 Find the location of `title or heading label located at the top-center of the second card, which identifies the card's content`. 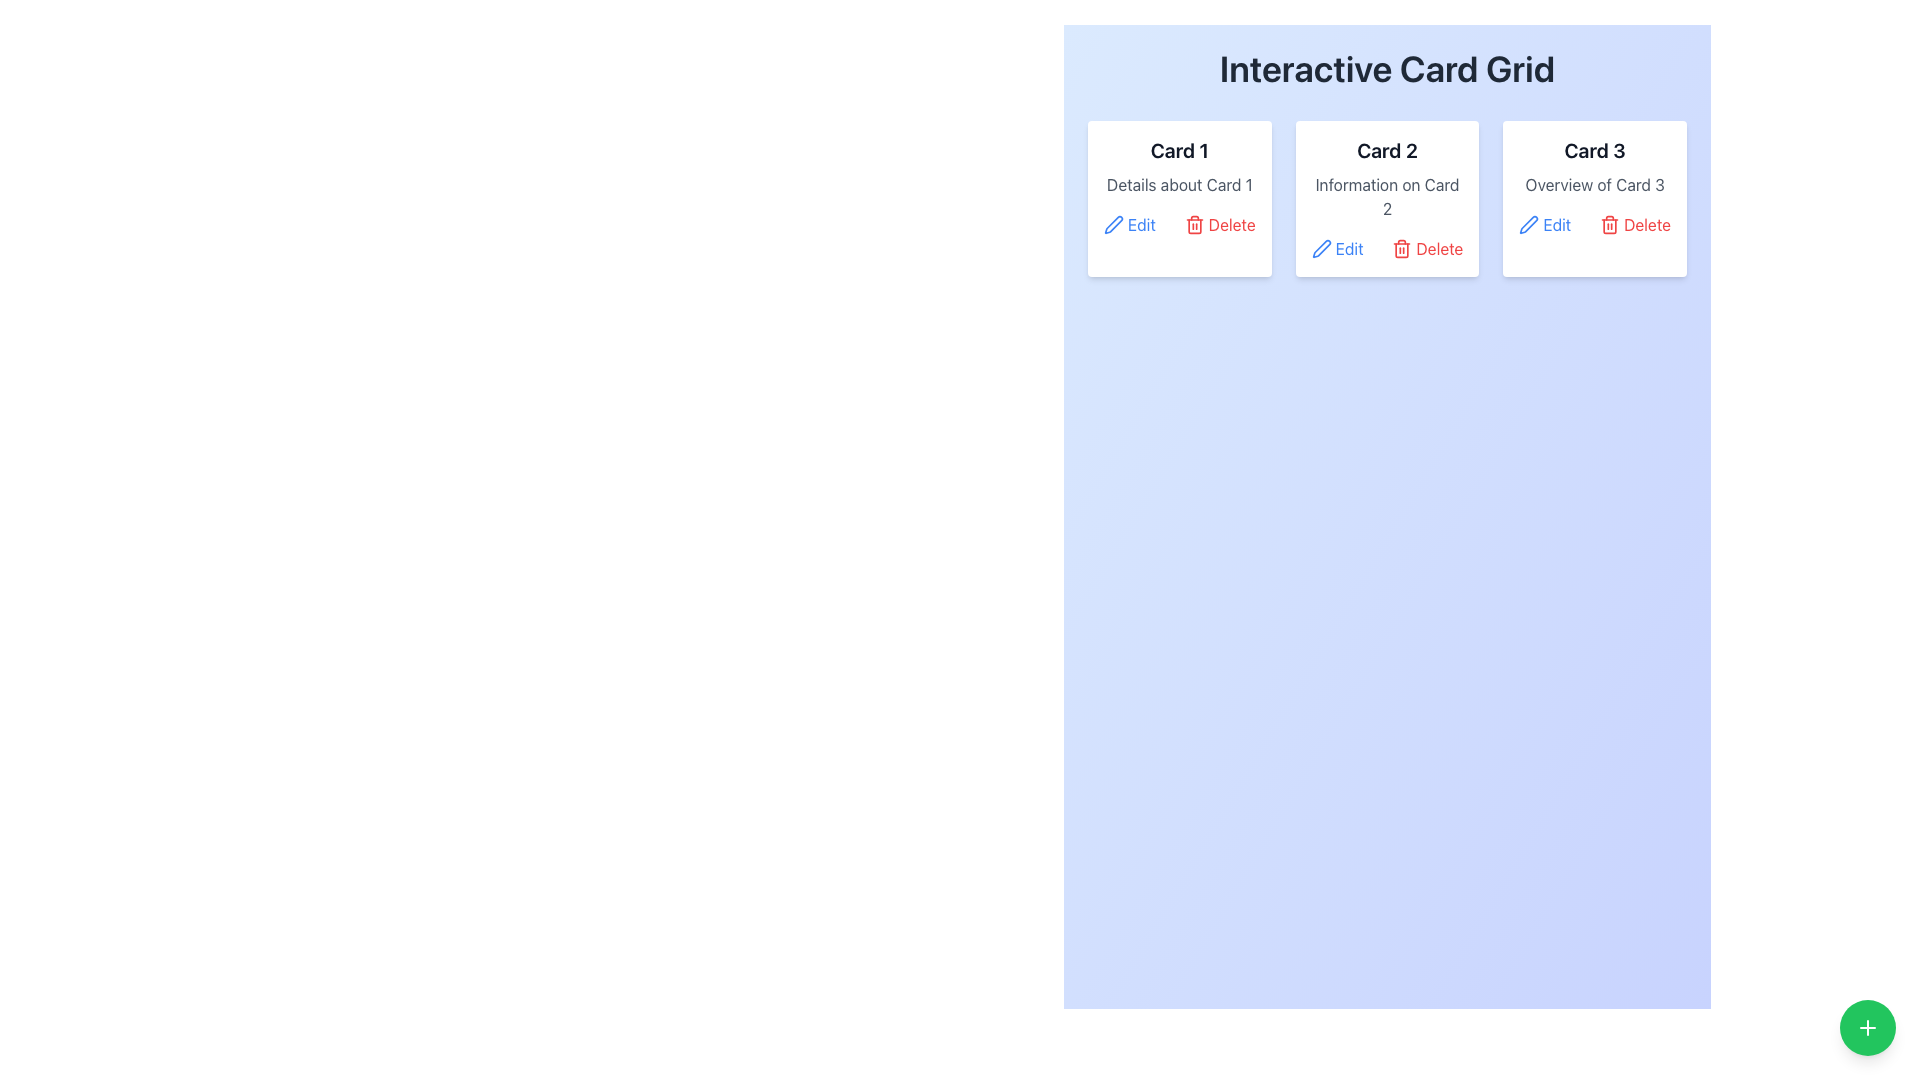

title or heading label located at the top-center of the second card, which identifies the card's content is located at coordinates (1386, 149).